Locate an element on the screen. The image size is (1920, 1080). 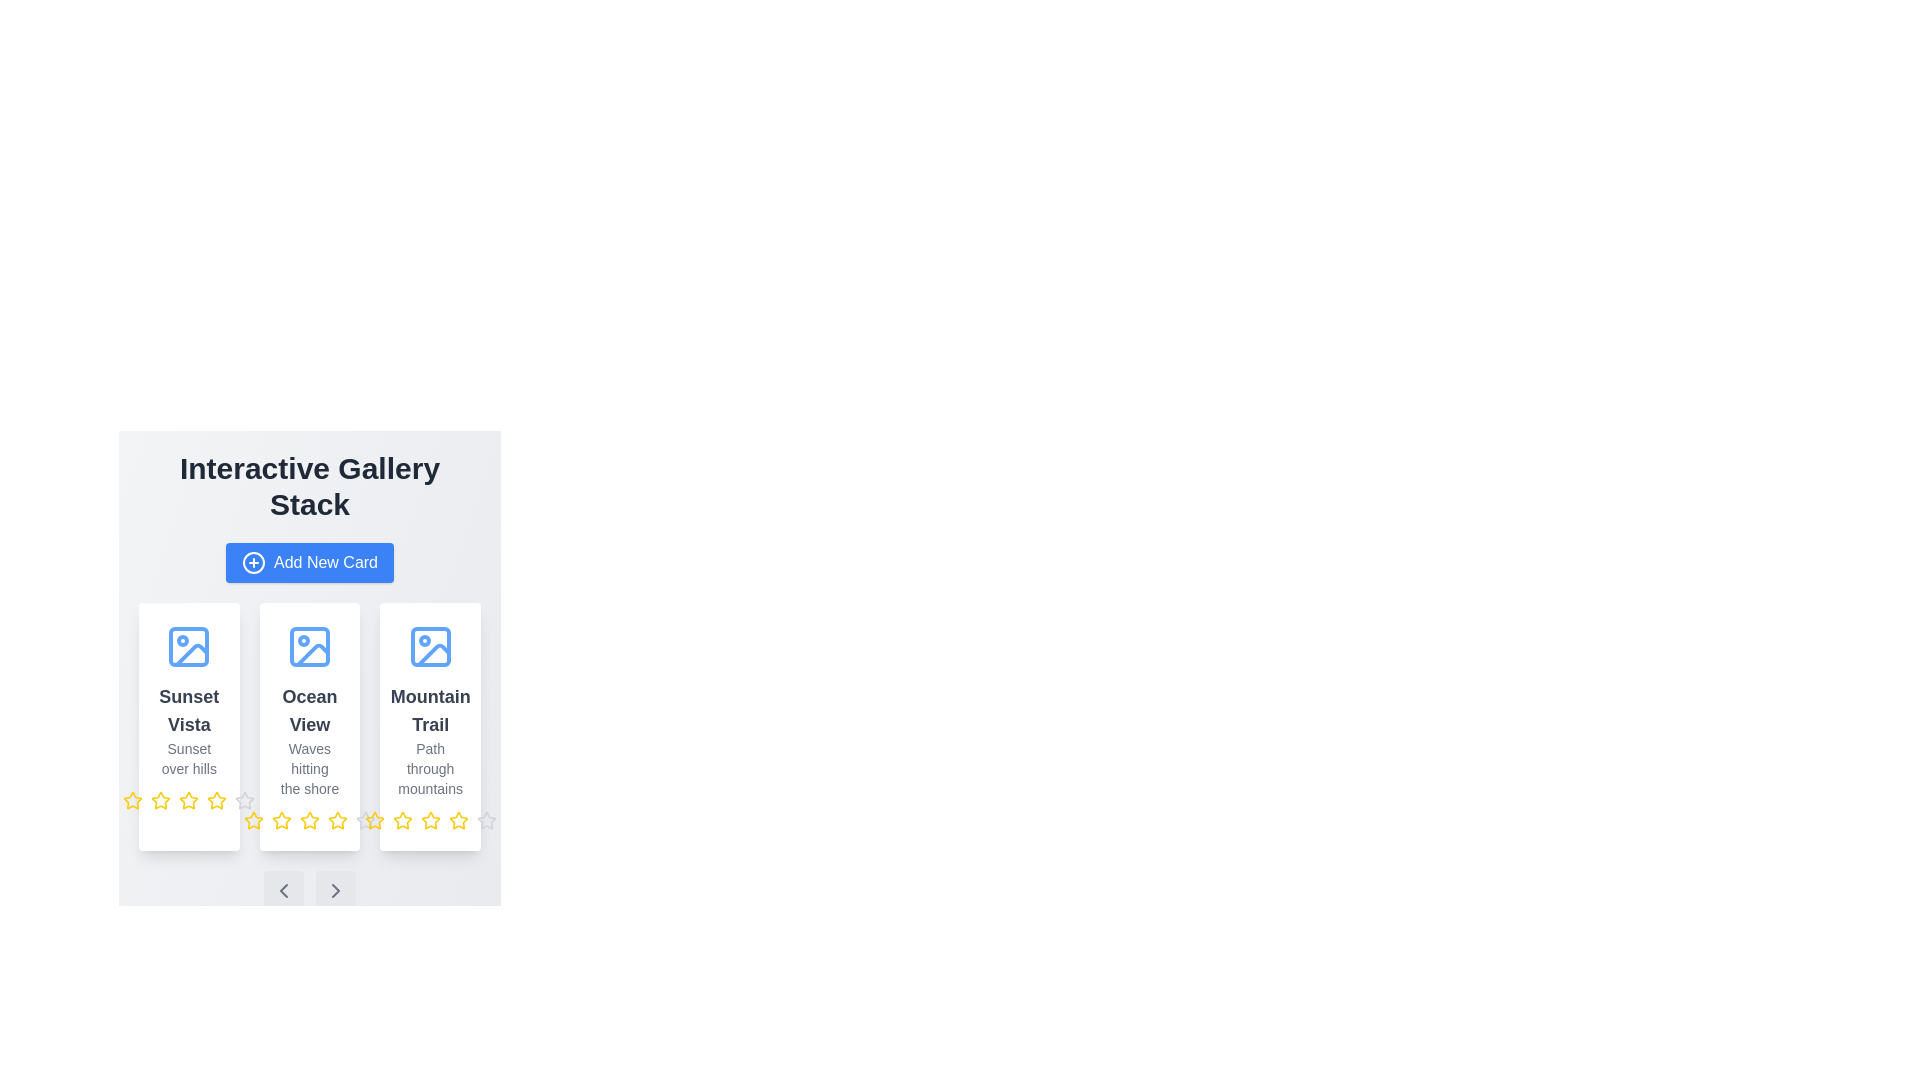
subtitle text located beneath the title 'Mountain Trail' in the third card of the horizontal row of cards is located at coordinates (429, 767).